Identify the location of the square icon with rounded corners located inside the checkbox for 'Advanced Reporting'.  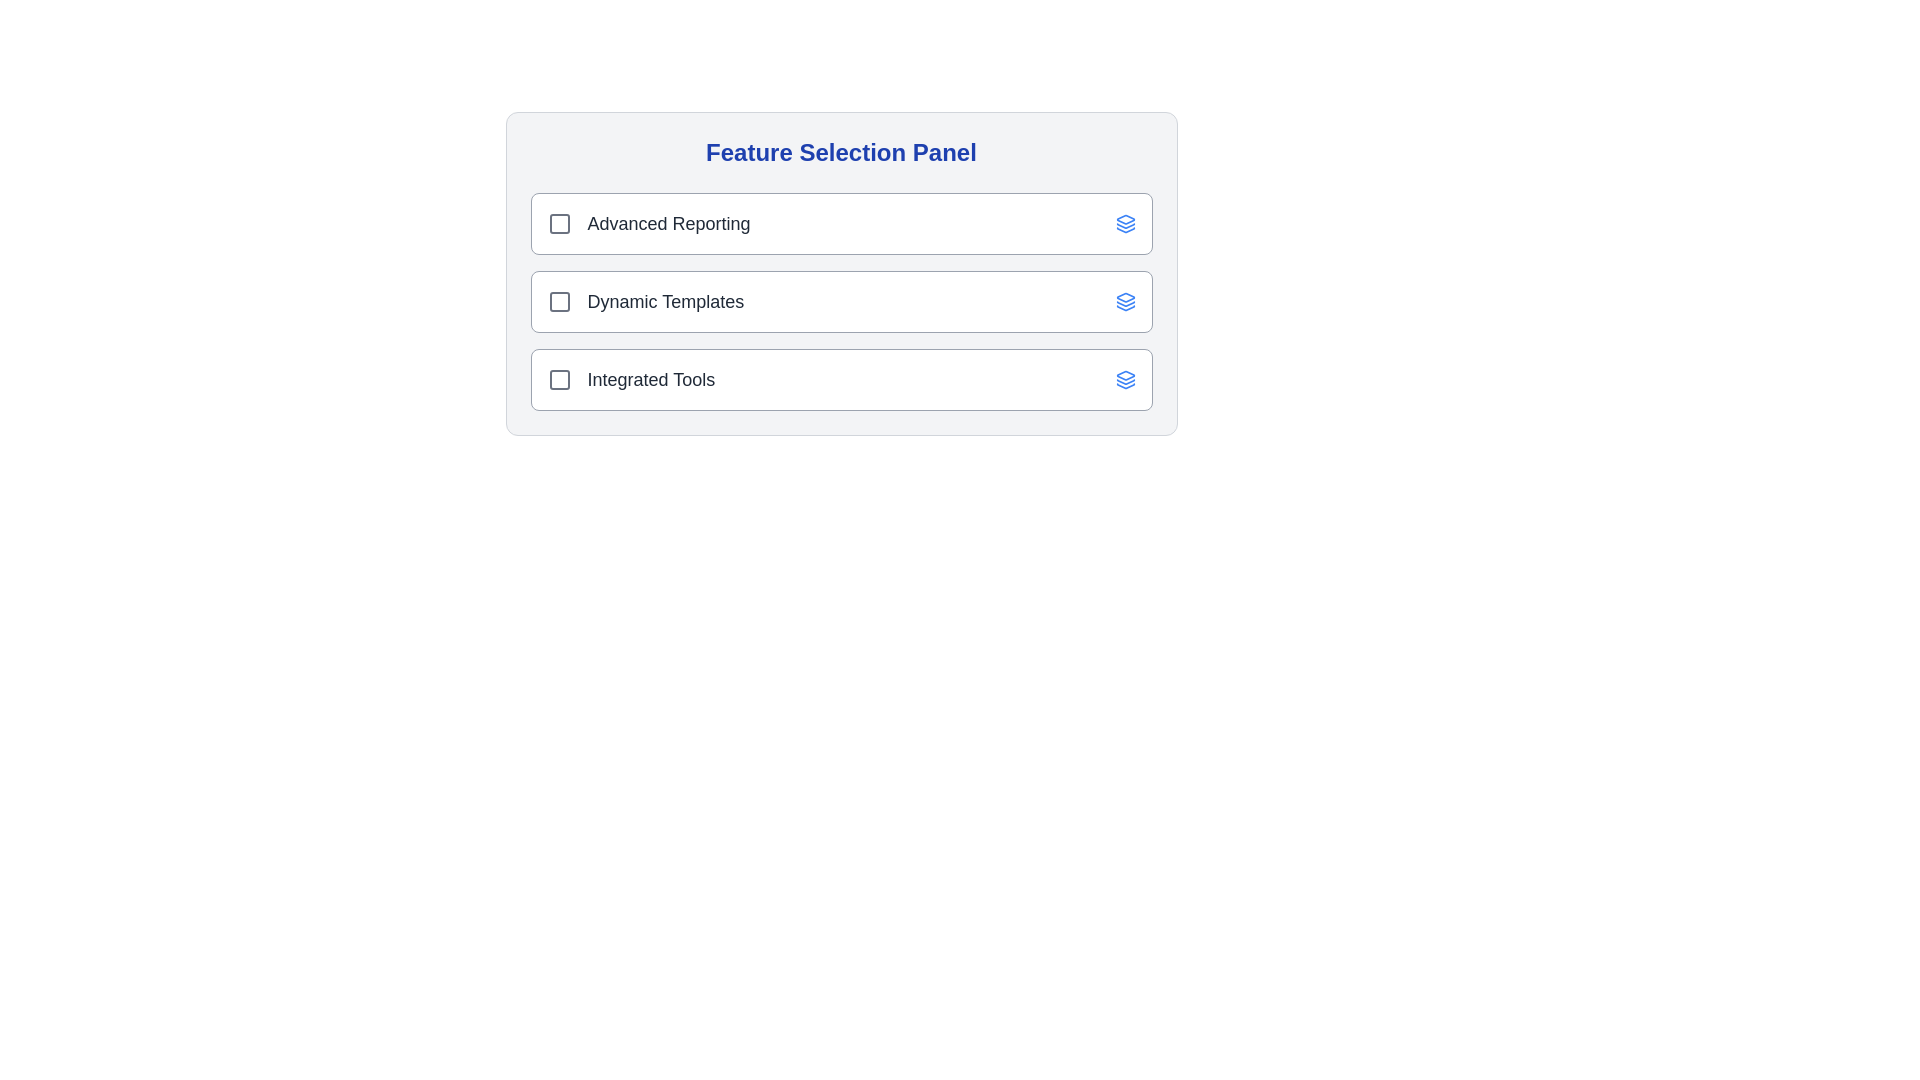
(559, 223).